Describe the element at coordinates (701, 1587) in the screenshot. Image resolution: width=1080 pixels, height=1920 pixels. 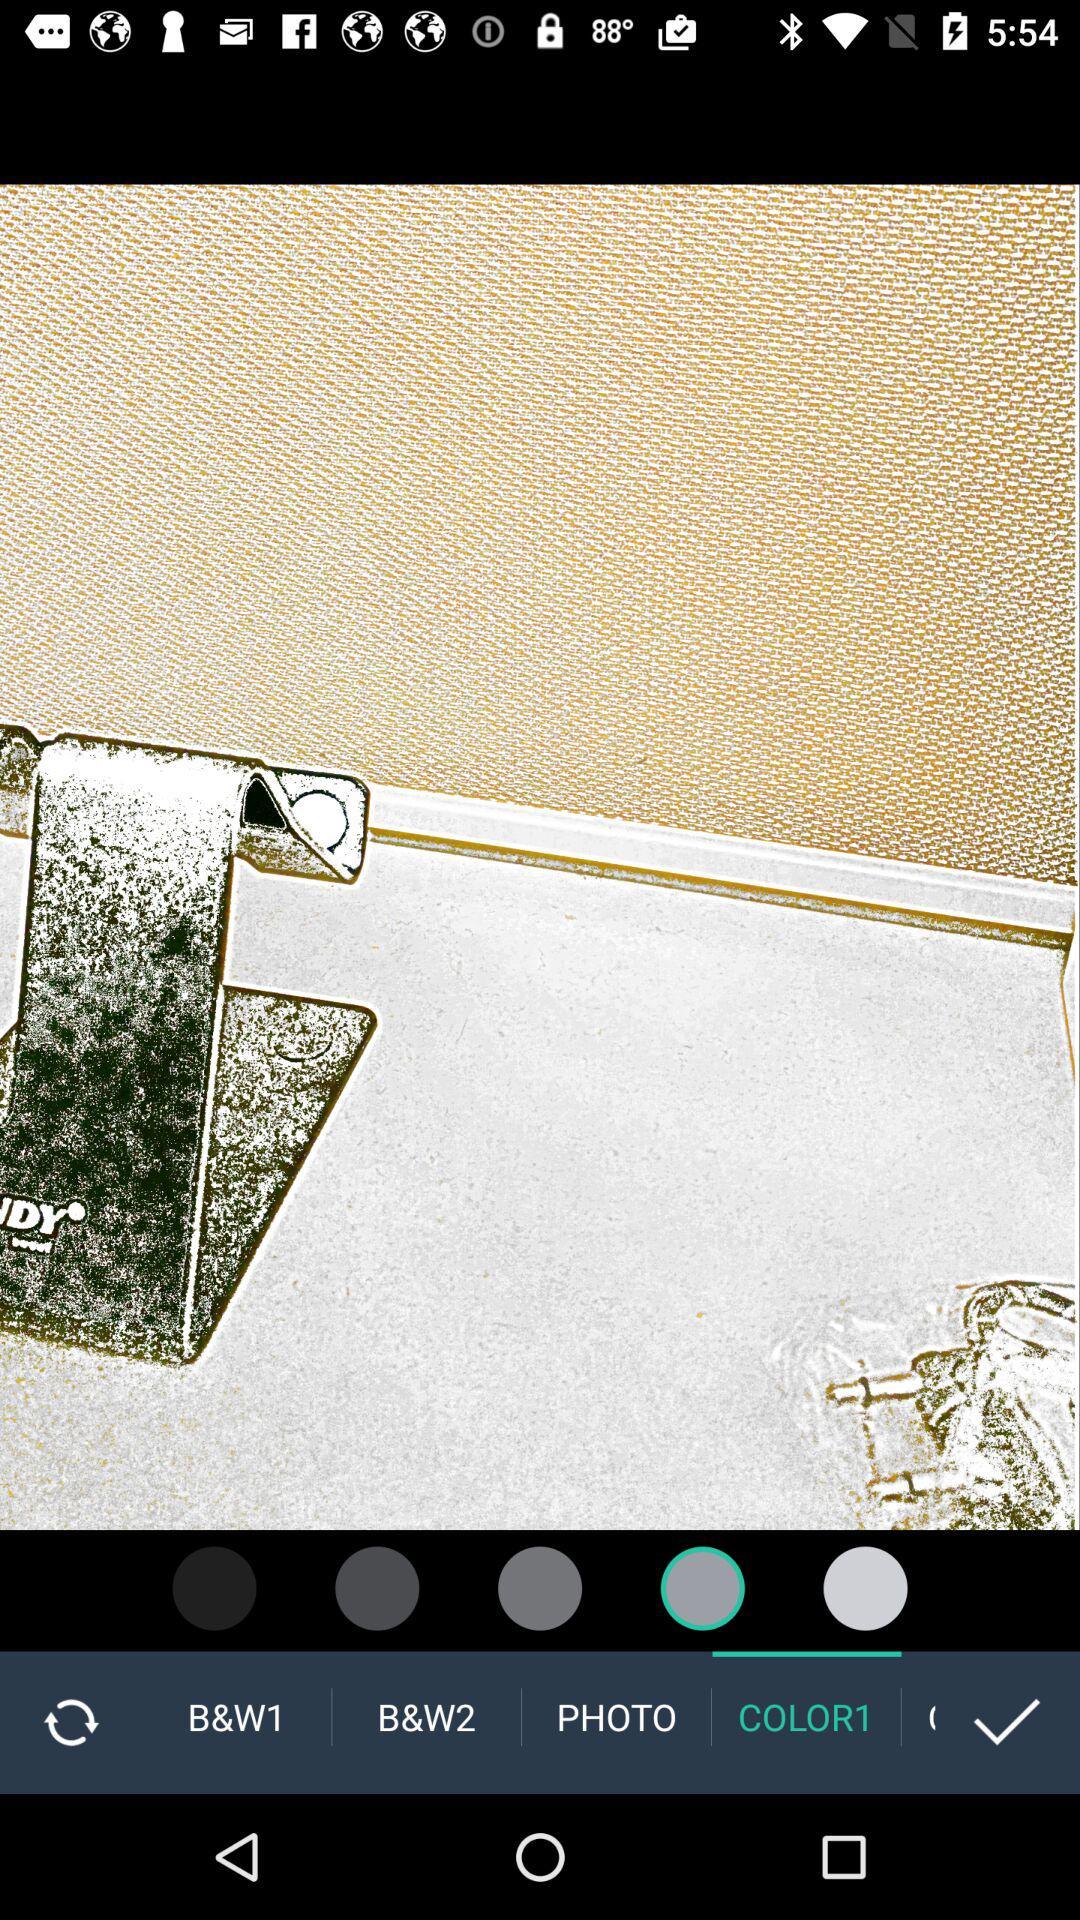
I see `the avatar icon` at that location.